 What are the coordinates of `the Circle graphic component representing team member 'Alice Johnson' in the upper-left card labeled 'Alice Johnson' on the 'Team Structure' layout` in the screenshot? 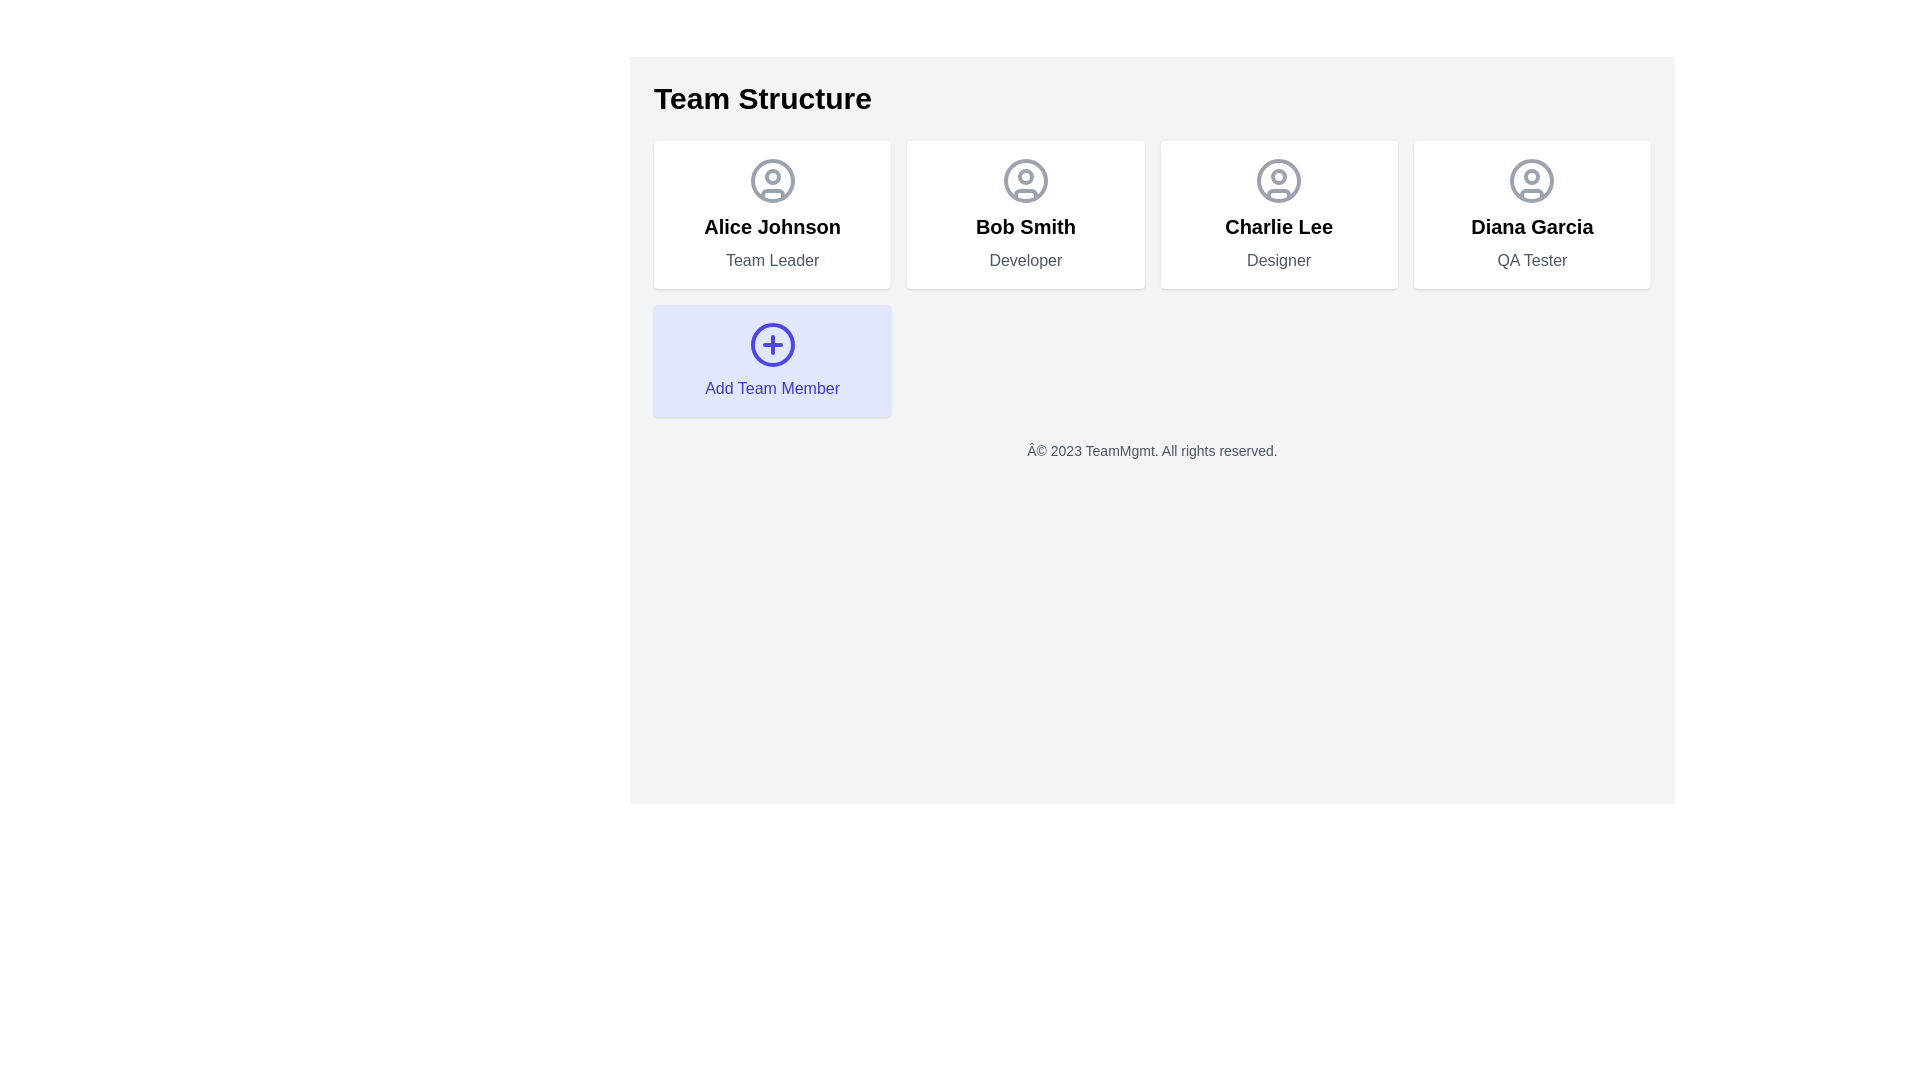 It's located at (771, 181).